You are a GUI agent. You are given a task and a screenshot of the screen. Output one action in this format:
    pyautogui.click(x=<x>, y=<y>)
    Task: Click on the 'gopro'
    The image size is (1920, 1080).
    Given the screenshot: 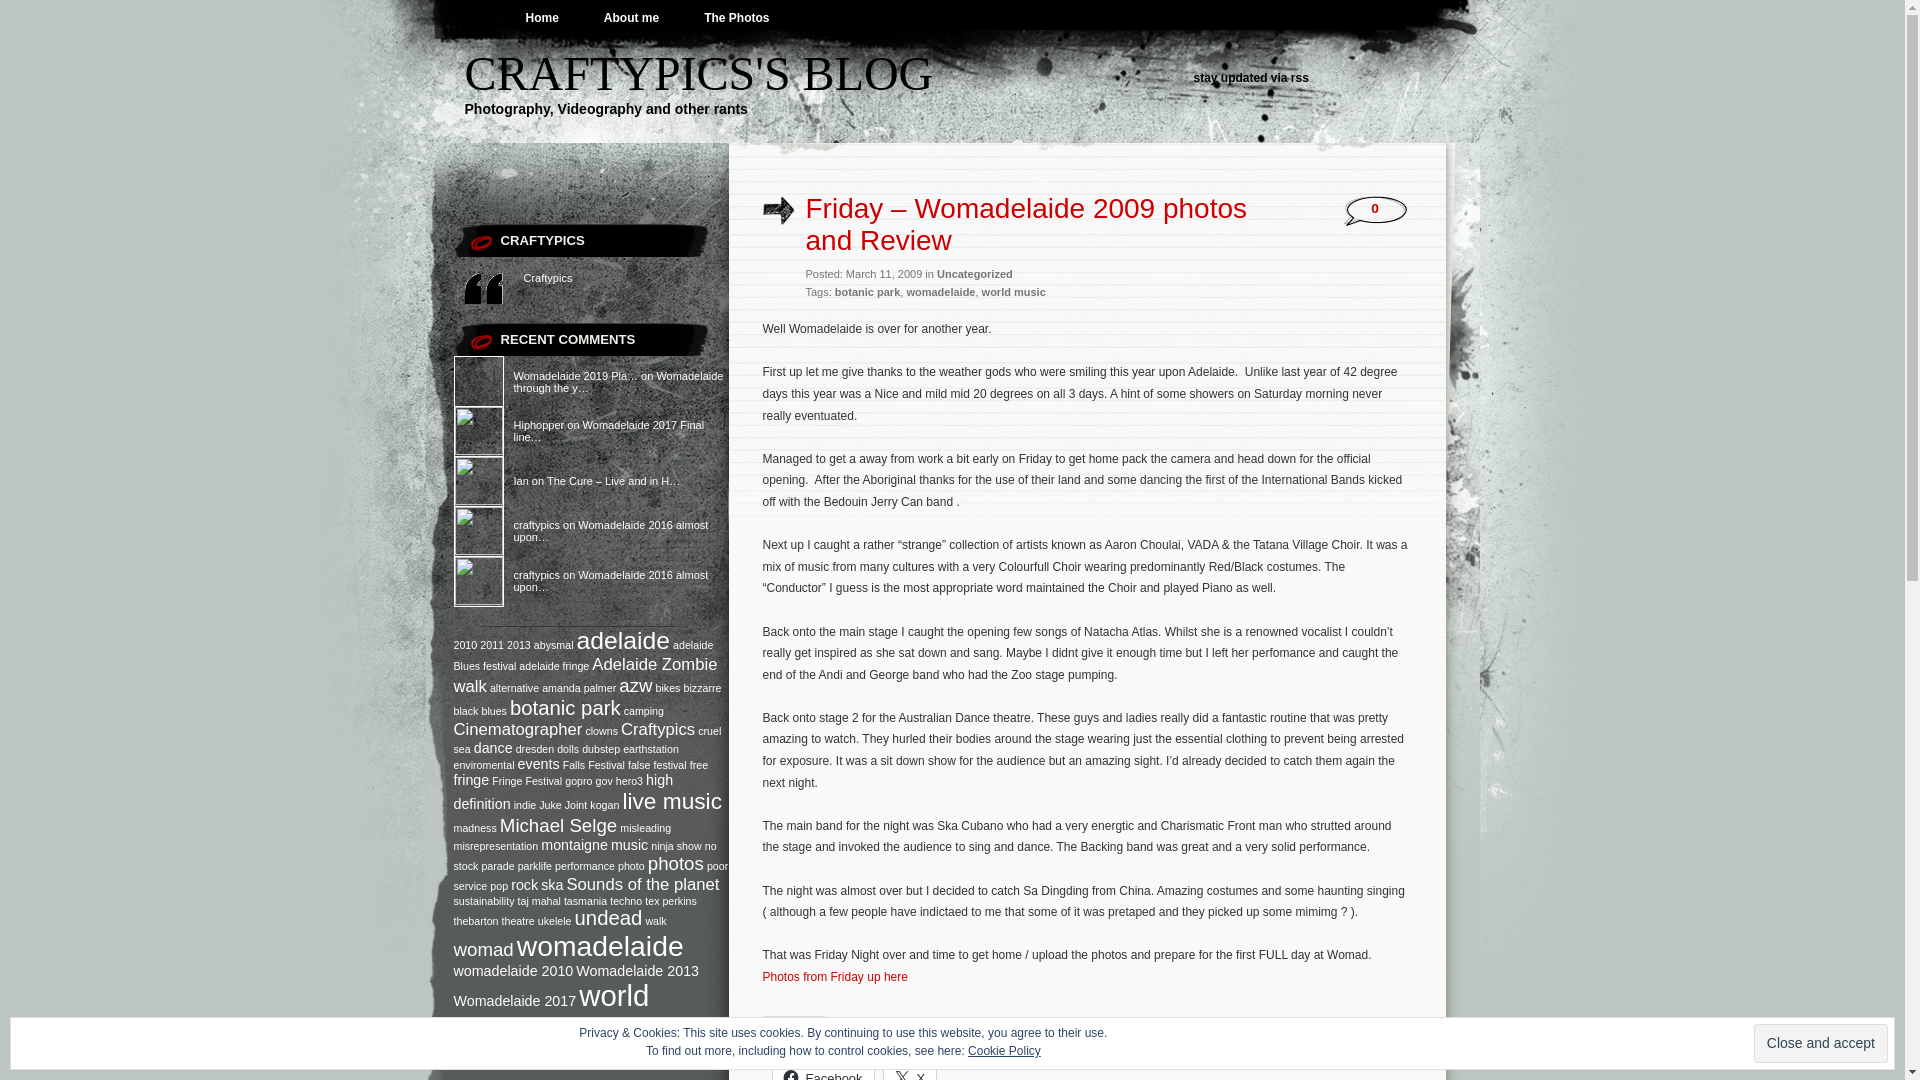 What is the action you would take?
    pyautogui.click(x=577, y=779)
    